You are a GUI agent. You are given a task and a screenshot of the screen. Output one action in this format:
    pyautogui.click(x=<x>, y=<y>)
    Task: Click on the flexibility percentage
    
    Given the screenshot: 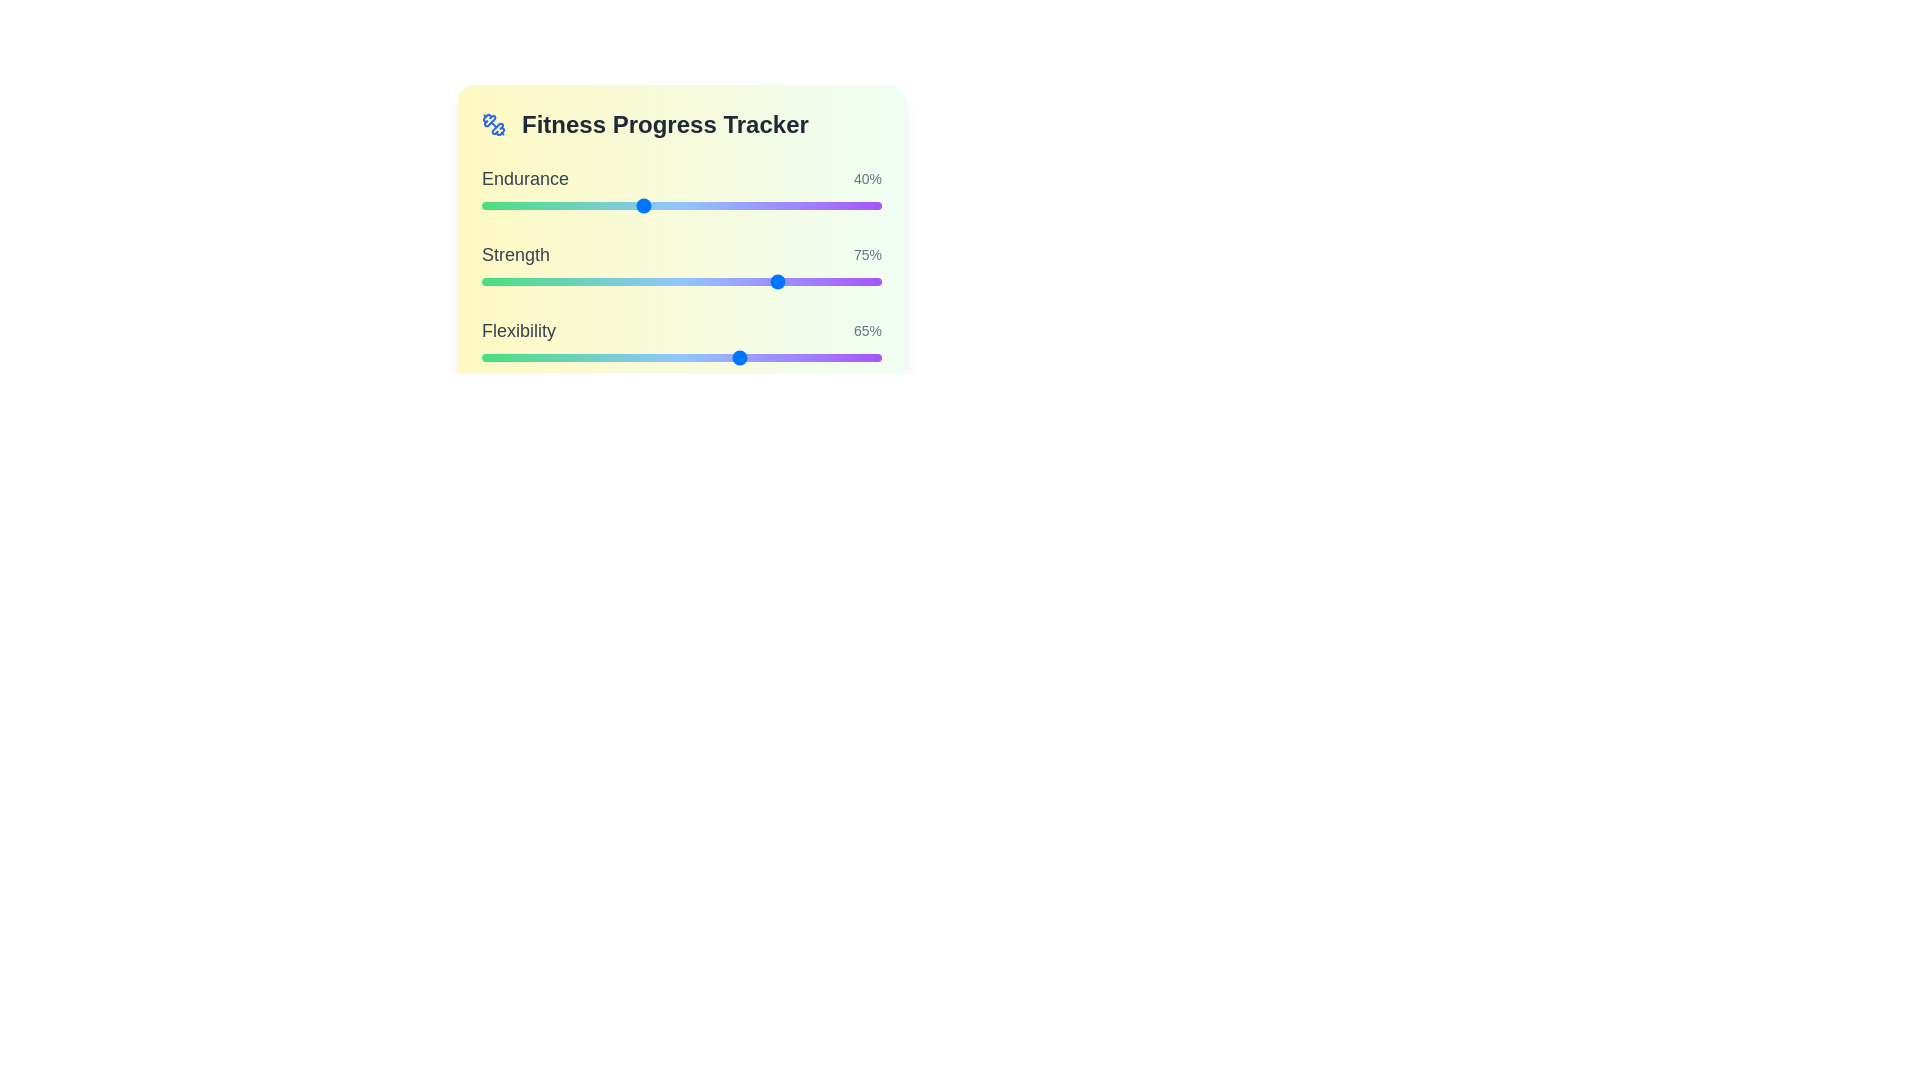 What is the action you would take?
    pyautogui.click(x=576, y=357)
    